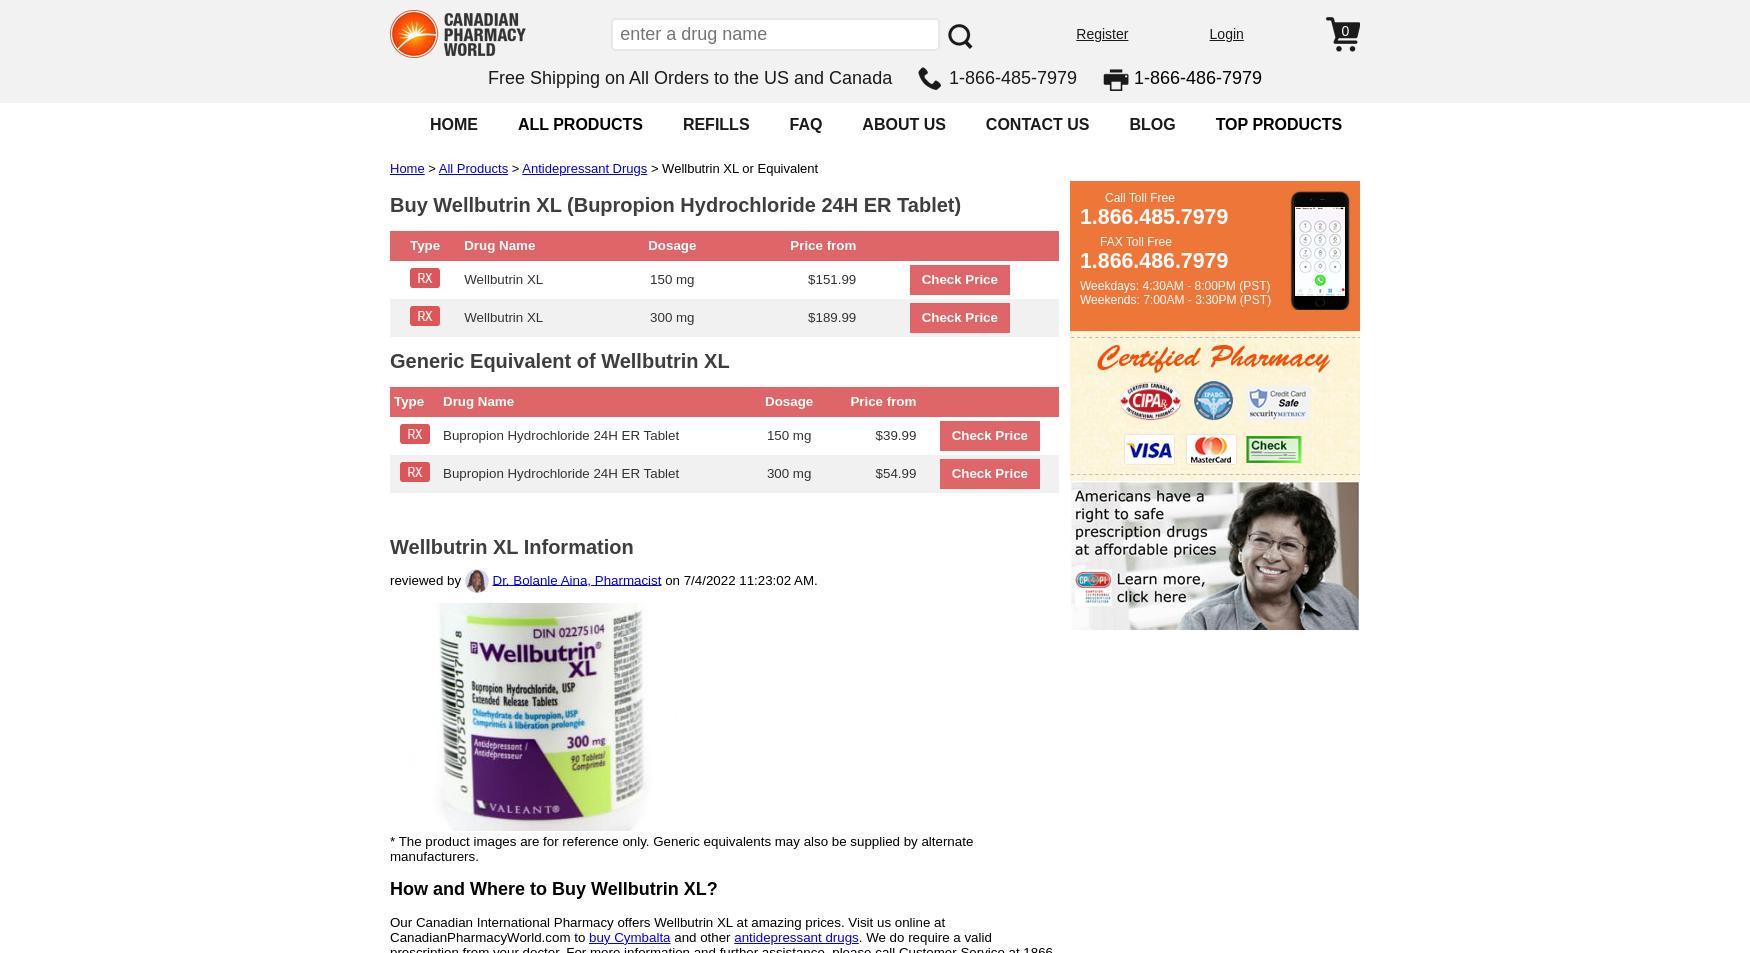 This screenshot has width=1750, height=953. Describe the element at coordinates (894, 472) in the screenshot. I see `'$54.99'` at that location.